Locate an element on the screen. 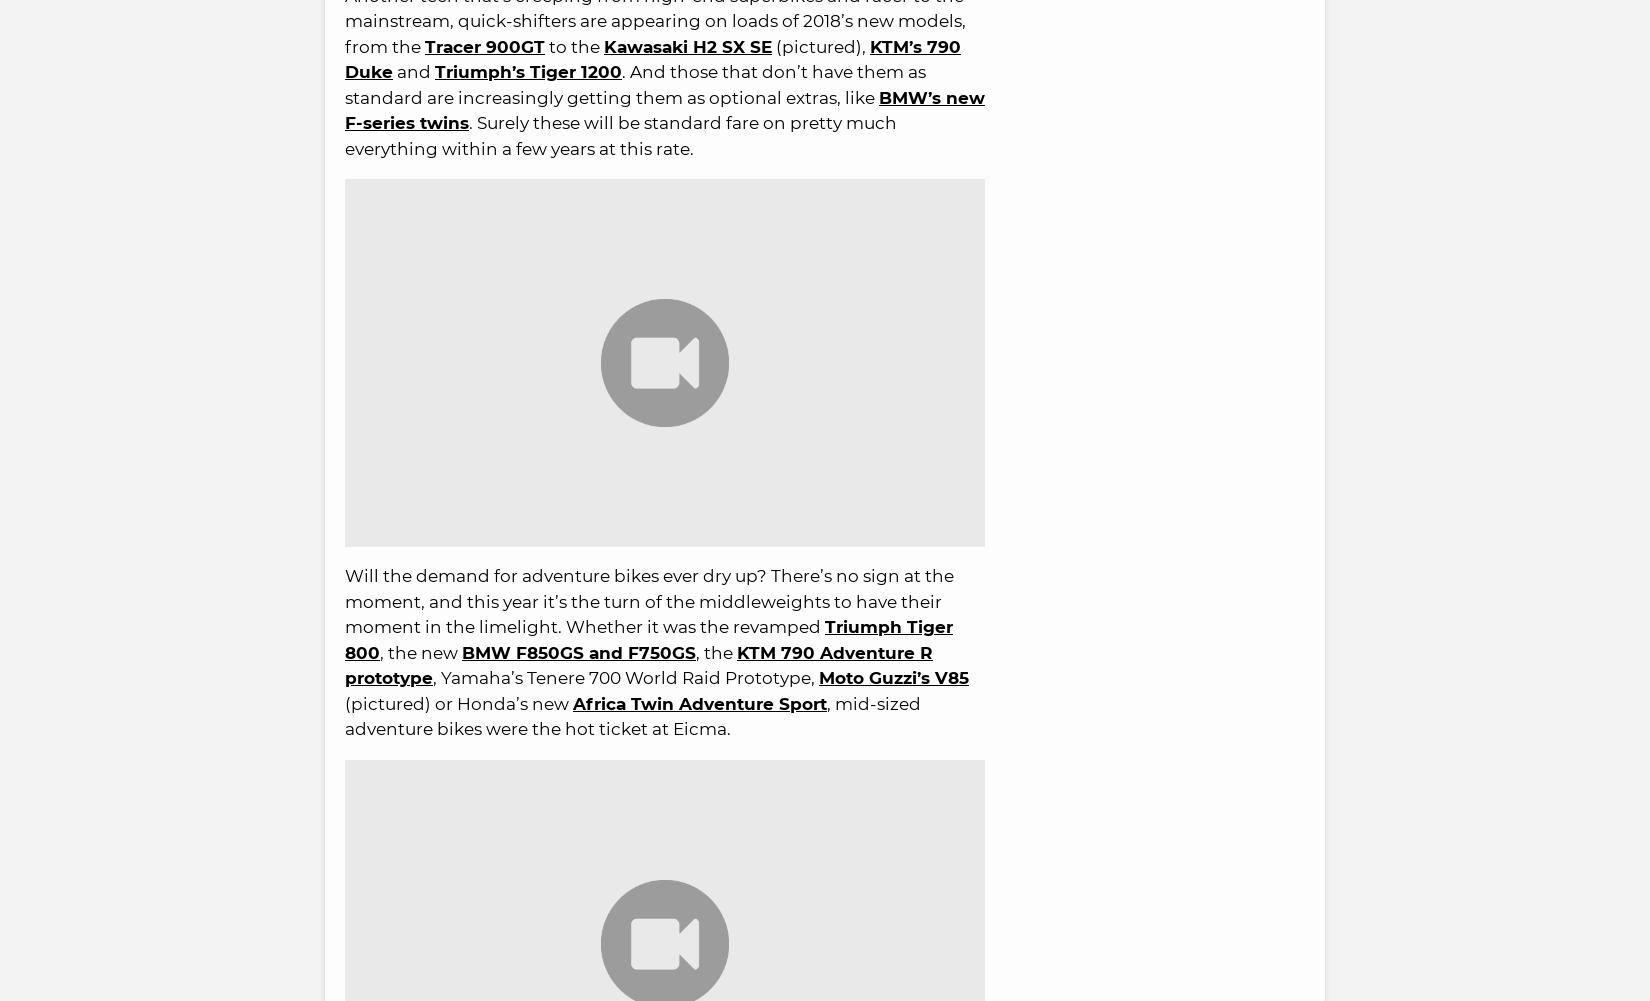  'Tracer 900GT' is located at coordinates (483, 46).